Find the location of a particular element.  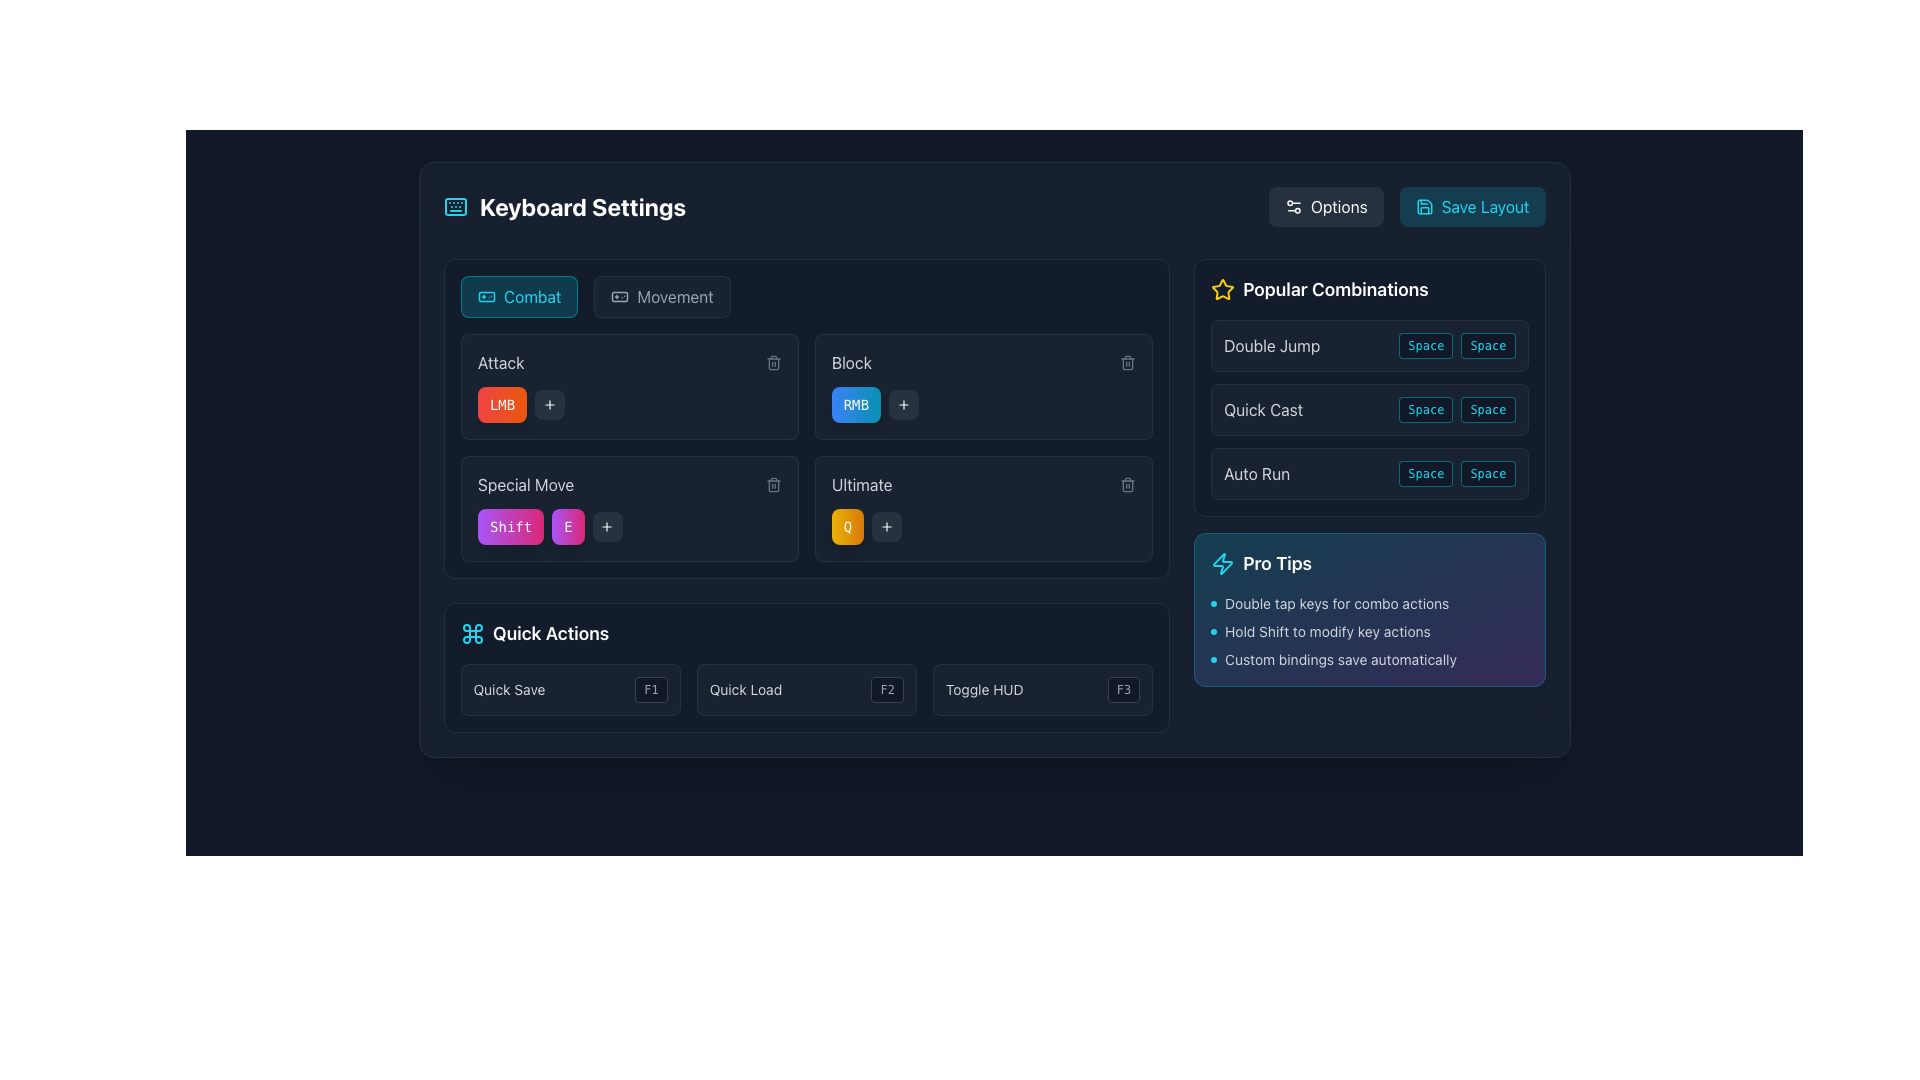

the second 'Space' button in the 'Double Jump' row of the 'Popular Combinations' section, which is adjacent to the 'Double Jump' label is located at coordinates (1457, 345).